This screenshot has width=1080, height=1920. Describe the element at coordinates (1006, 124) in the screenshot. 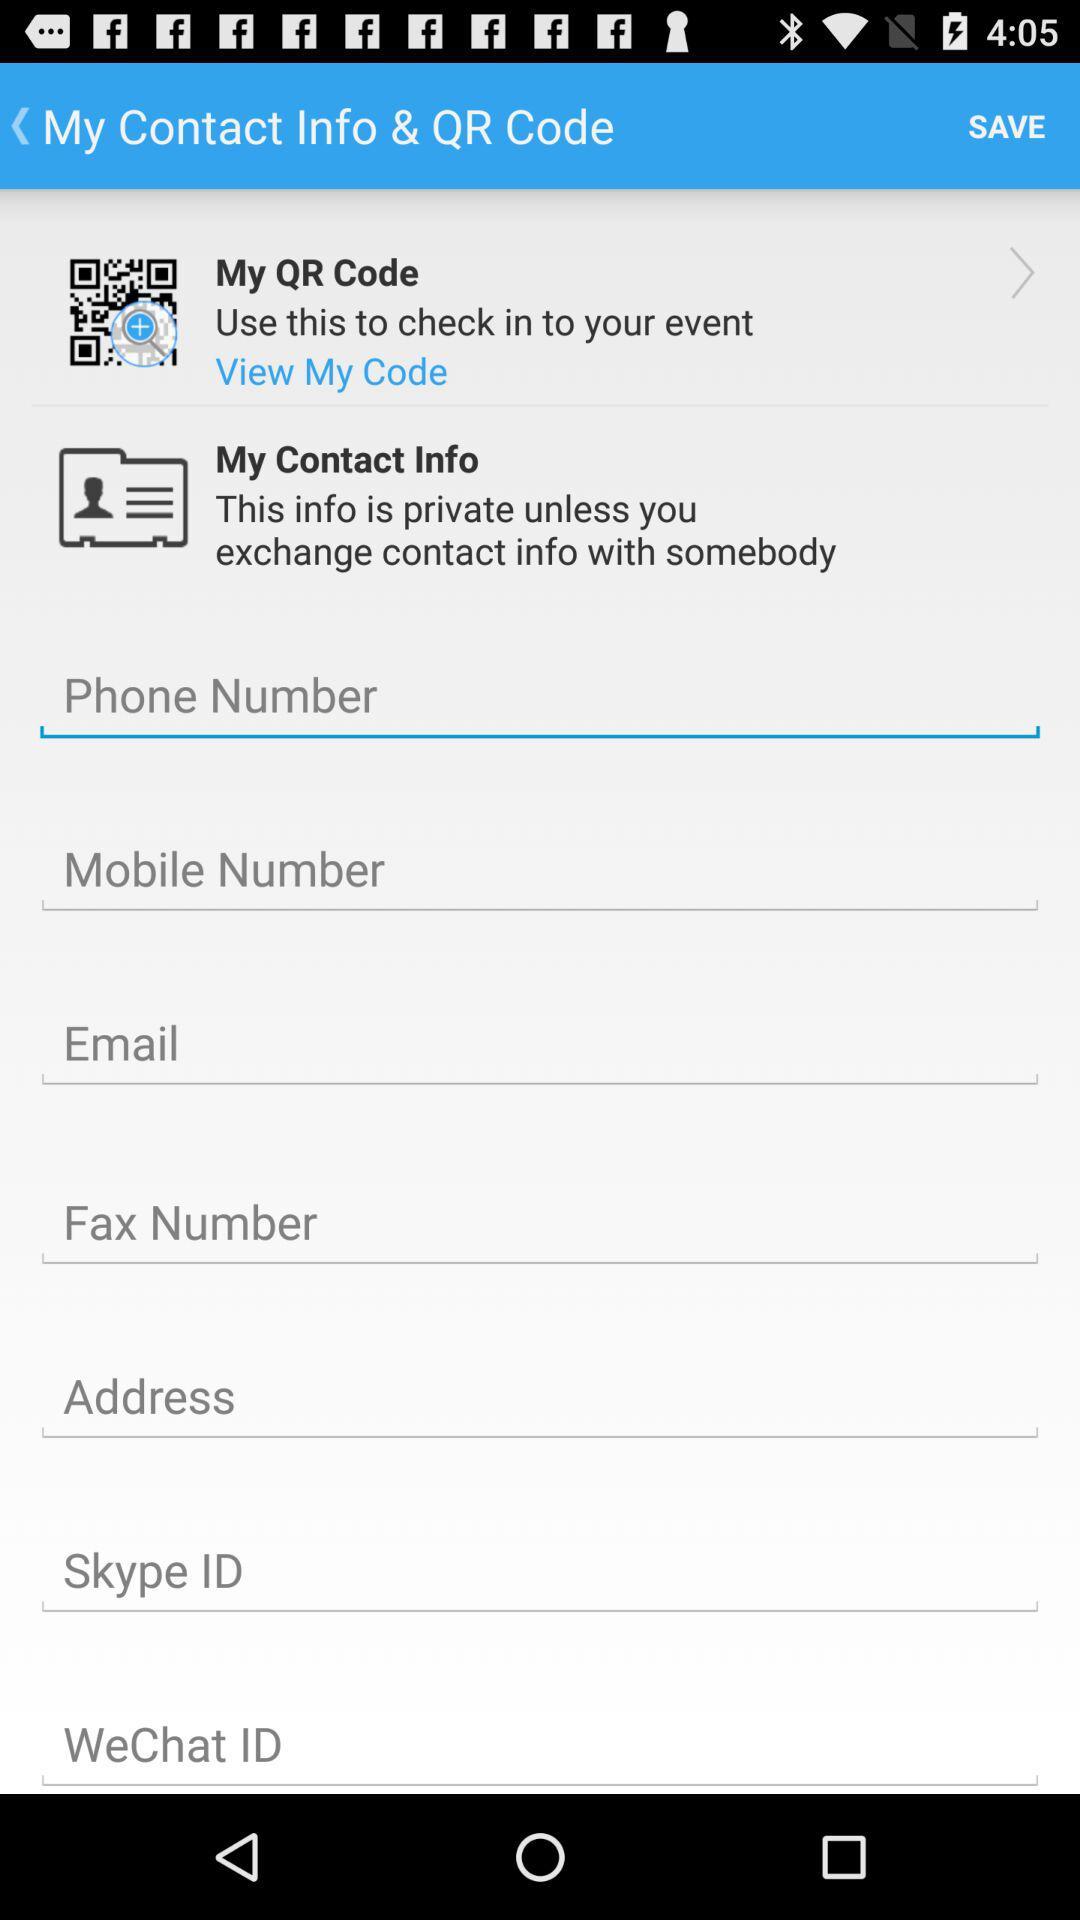

I see `the app to the right of the my contact info` at that location.